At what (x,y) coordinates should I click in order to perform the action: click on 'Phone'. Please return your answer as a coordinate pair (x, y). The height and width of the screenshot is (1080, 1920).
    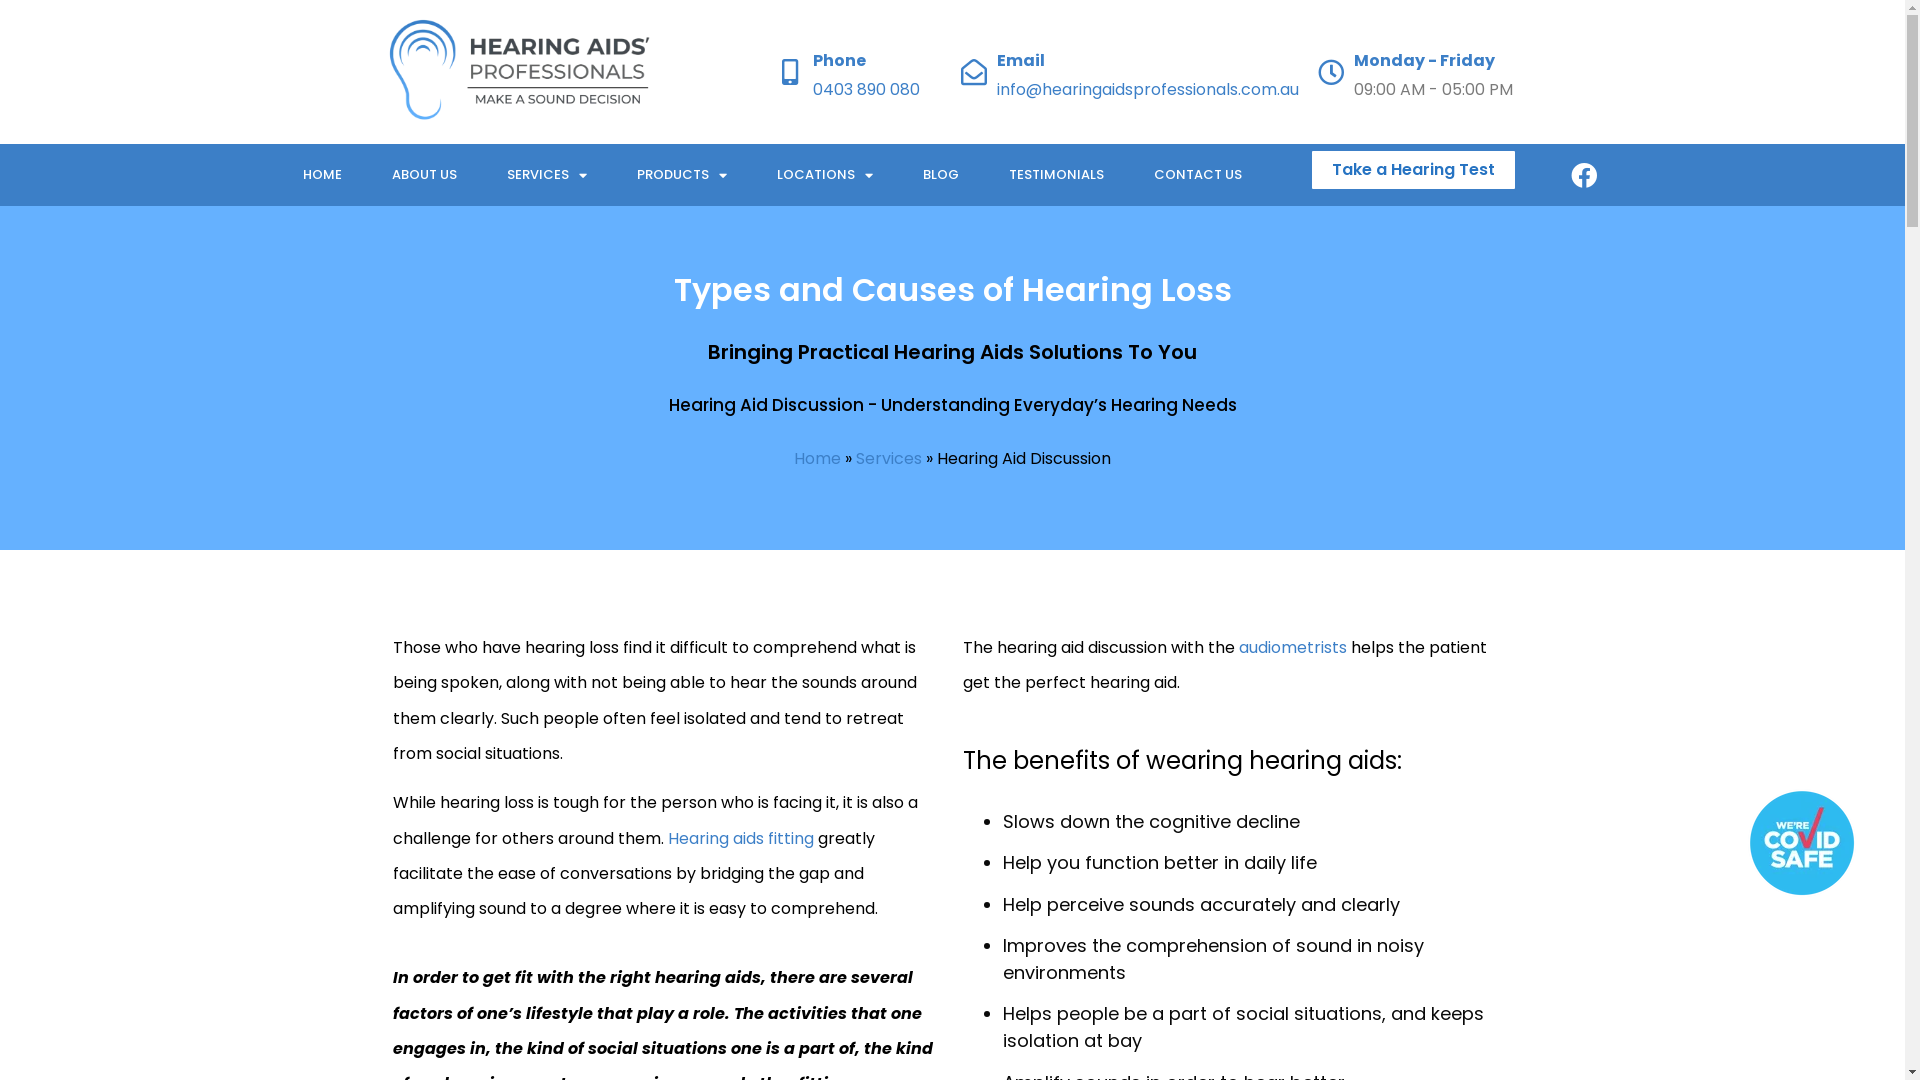
    Looking at the image, I should click on (838, 59).